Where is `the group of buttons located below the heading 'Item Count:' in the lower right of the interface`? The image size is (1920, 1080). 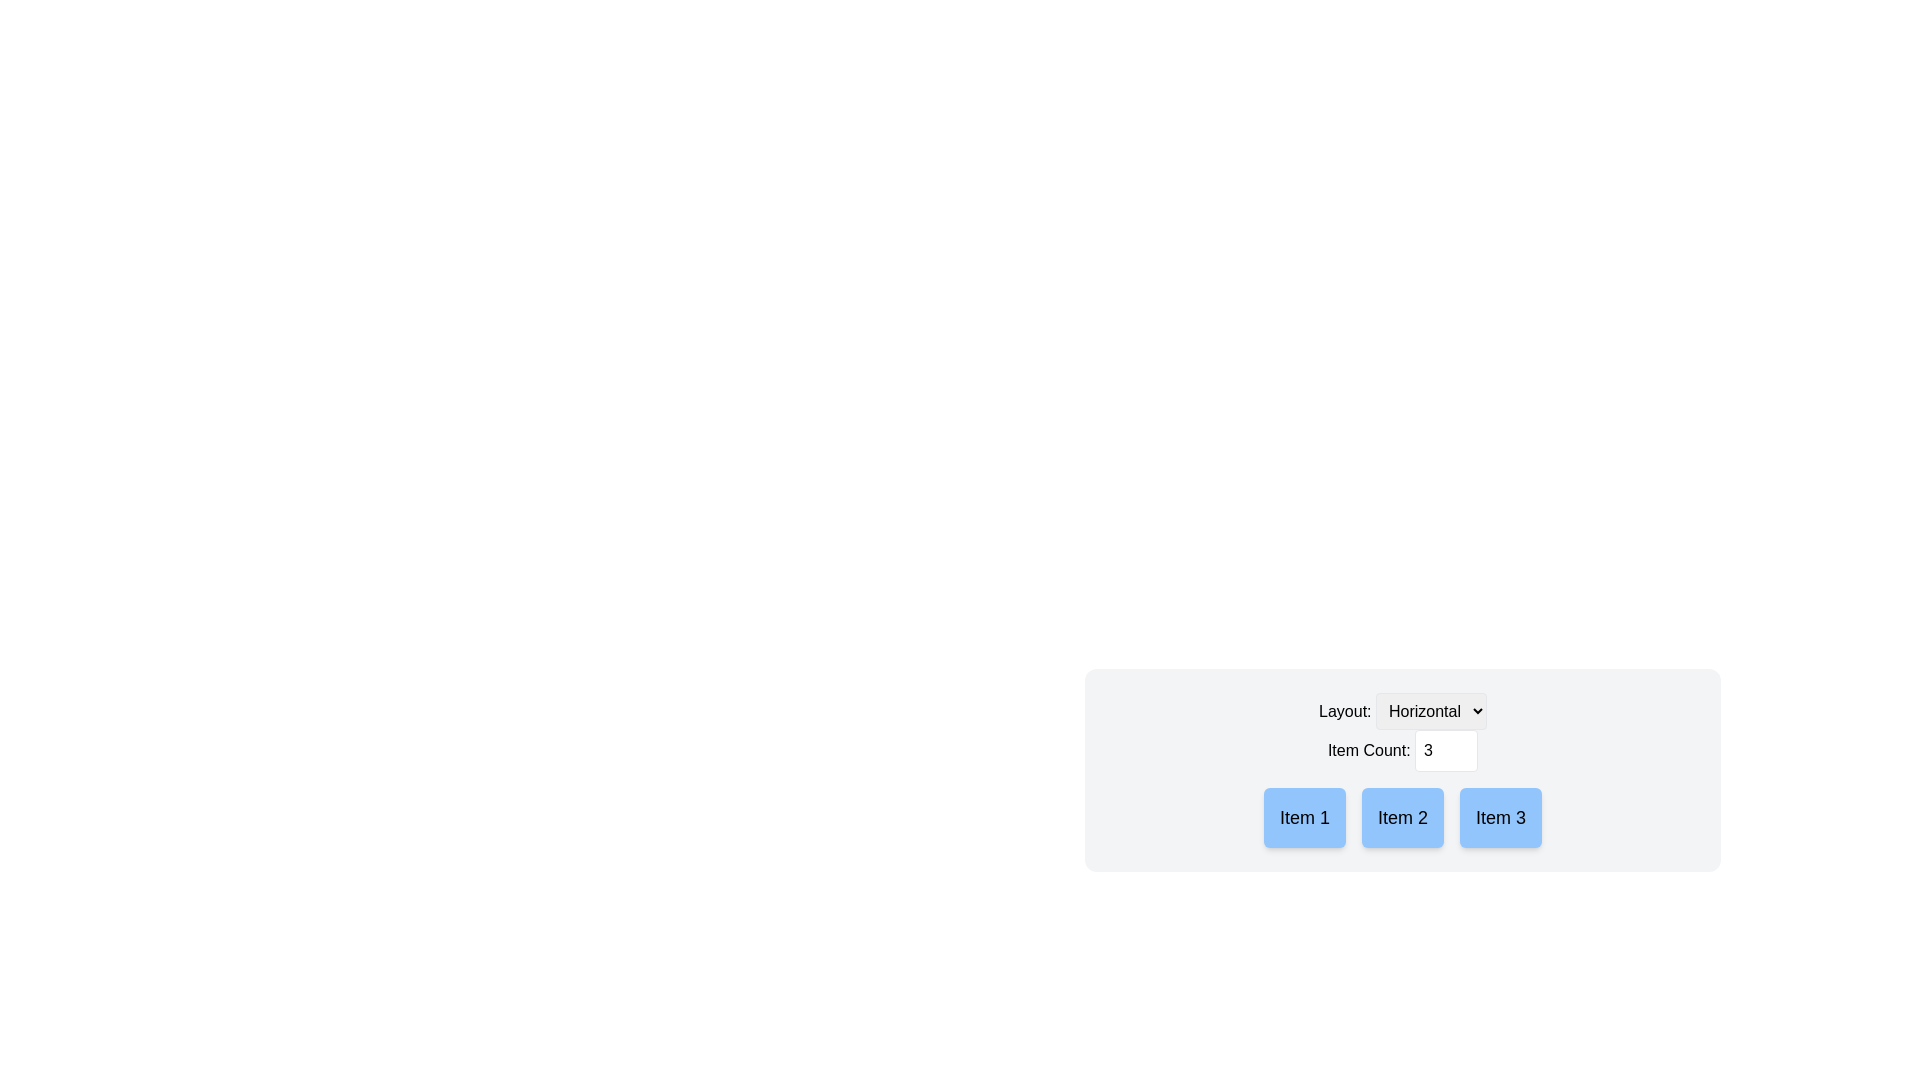 the group of buttons located below the heading 'Item Count:' in the lower right of the interface is located at coordinates (1401, 817).